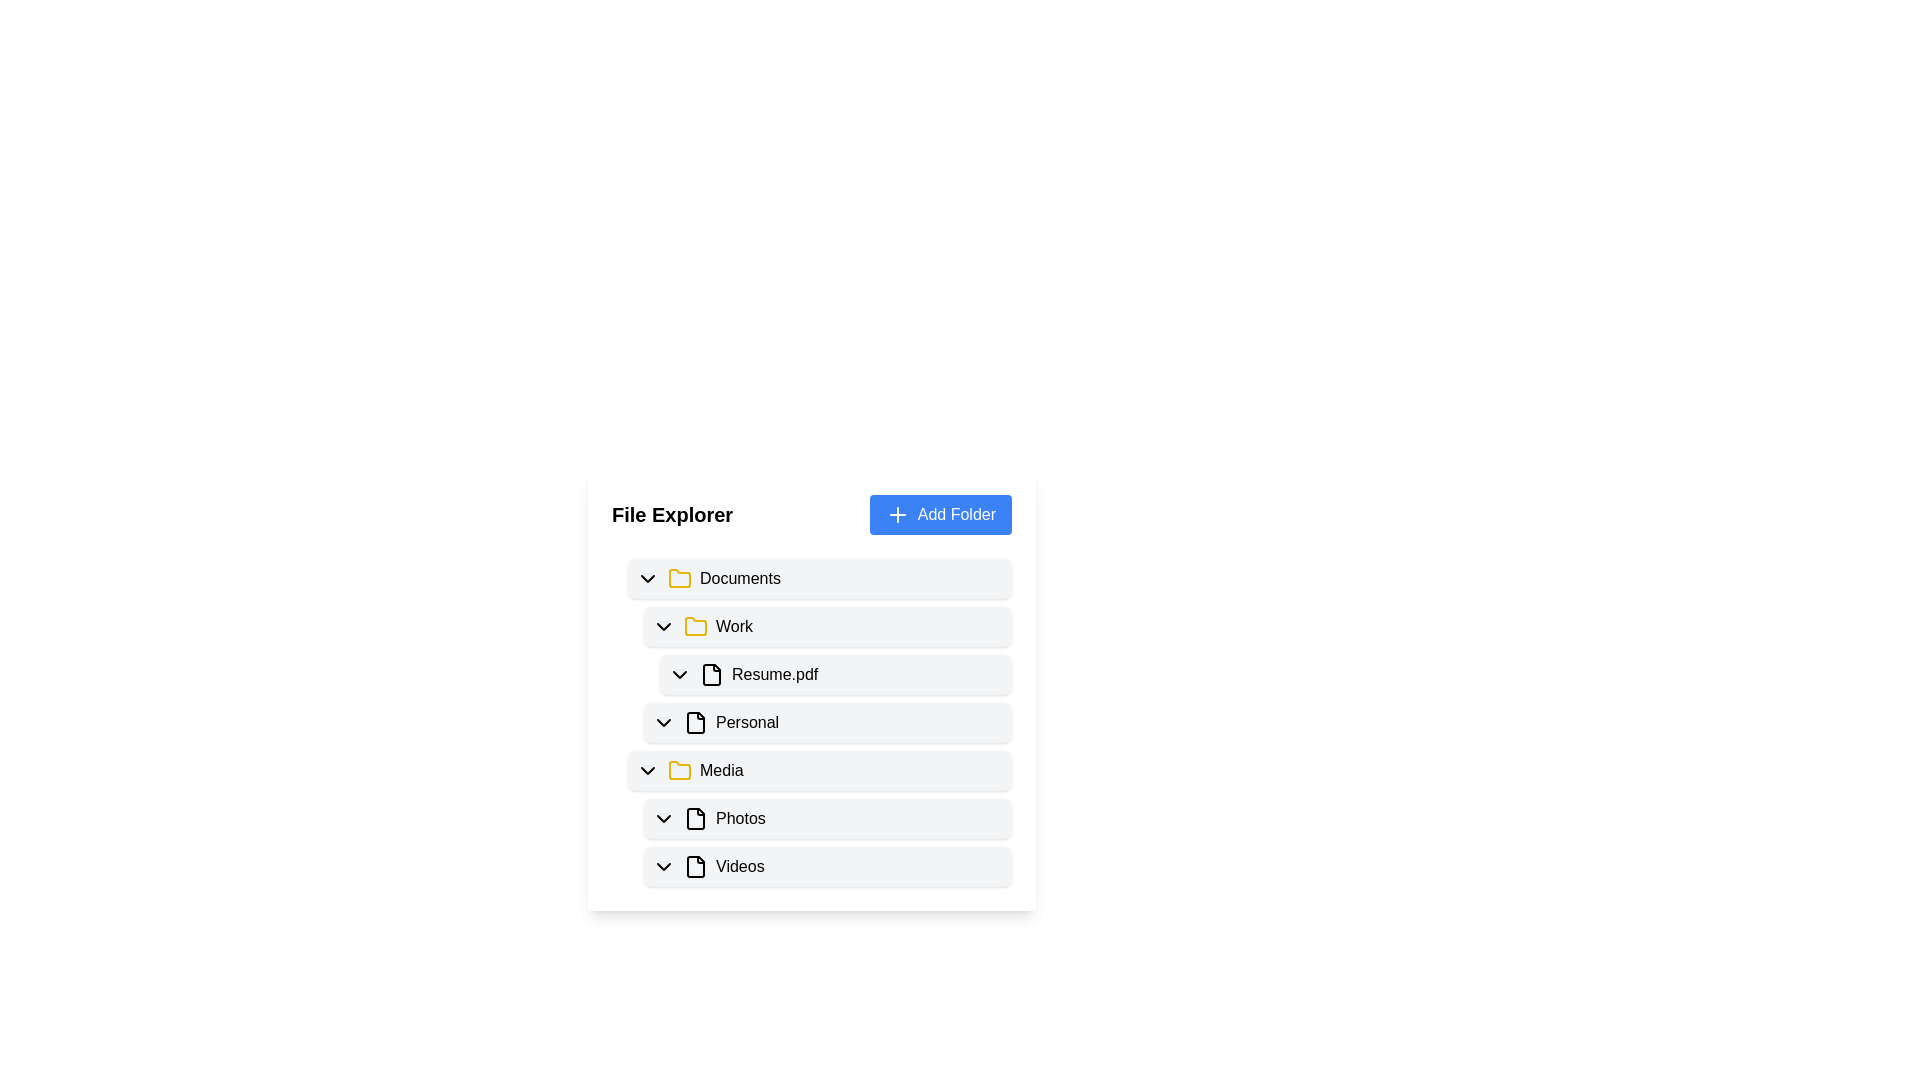 The image size is (1920, 1080). I want to click on the Chevron icon, so click(663, 818).